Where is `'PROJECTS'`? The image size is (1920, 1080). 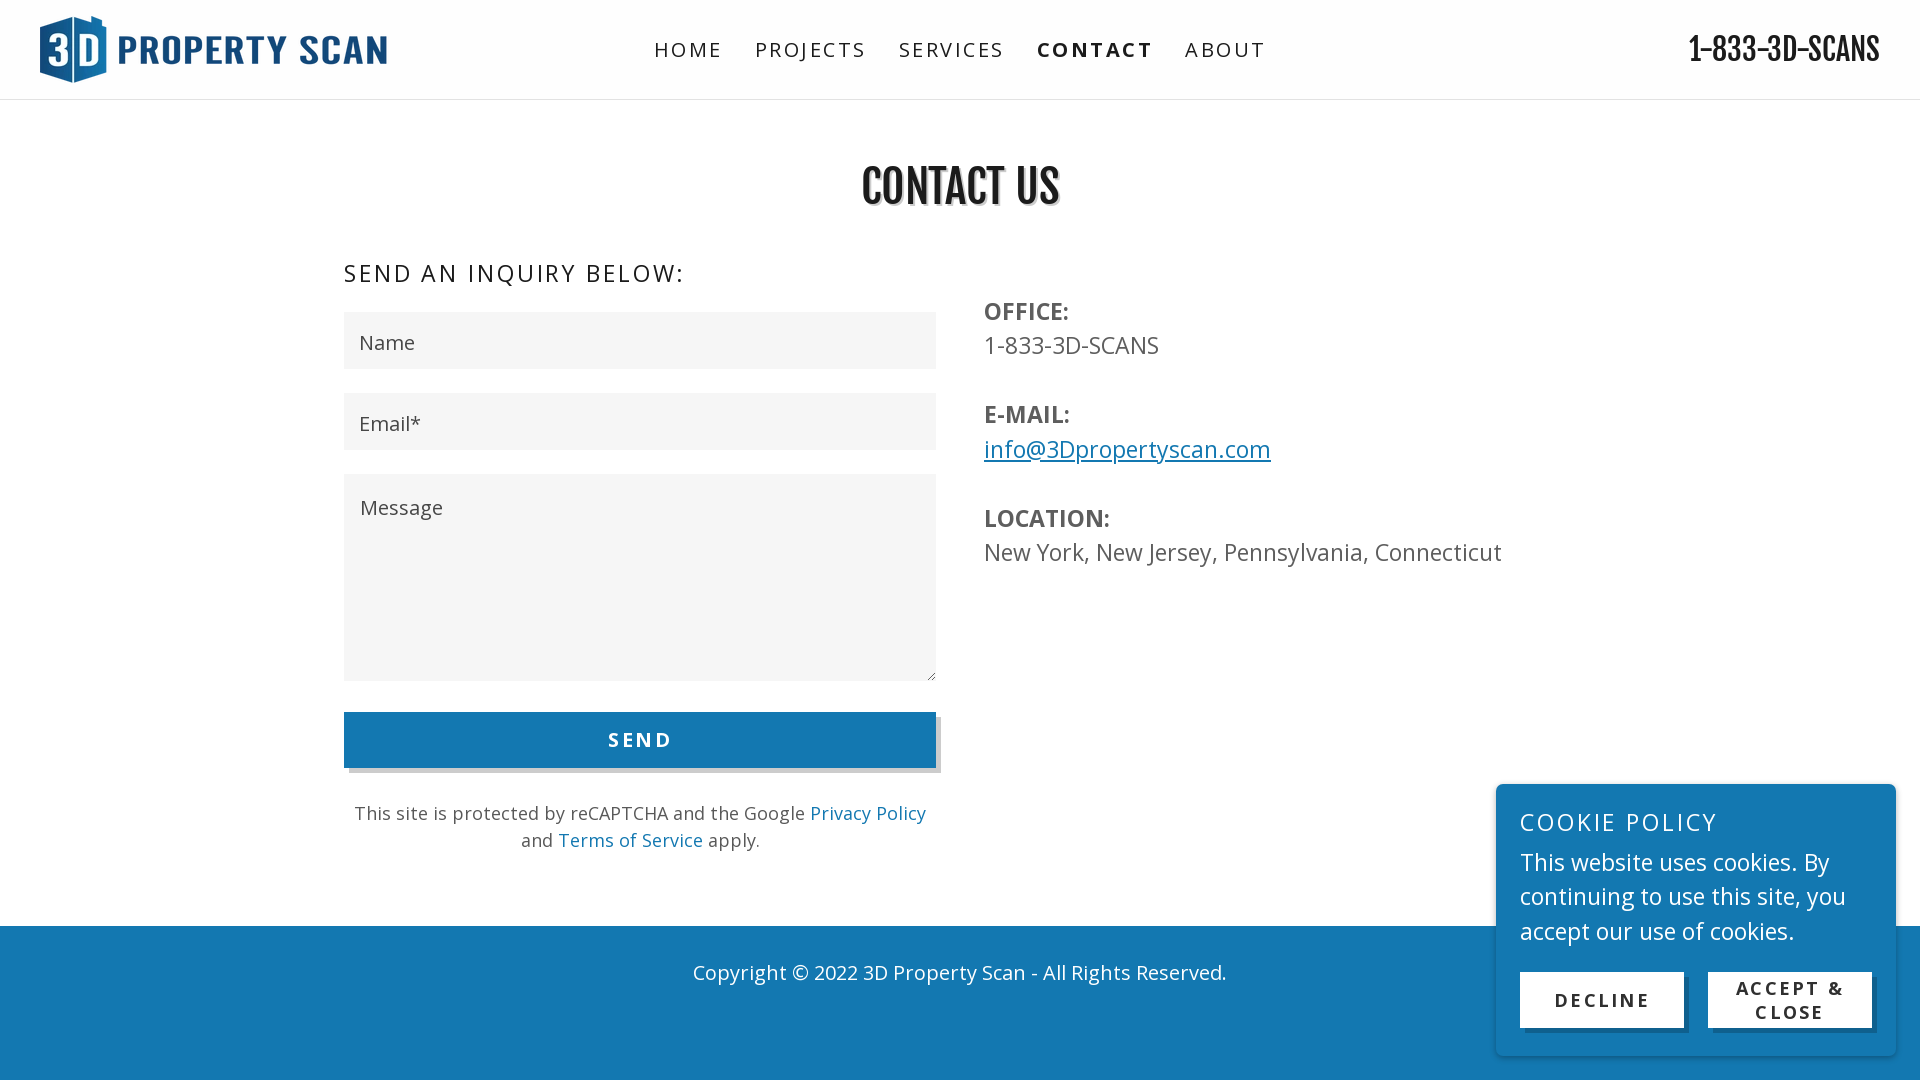
'PROJECTS' is located at coordinates (810, 49).